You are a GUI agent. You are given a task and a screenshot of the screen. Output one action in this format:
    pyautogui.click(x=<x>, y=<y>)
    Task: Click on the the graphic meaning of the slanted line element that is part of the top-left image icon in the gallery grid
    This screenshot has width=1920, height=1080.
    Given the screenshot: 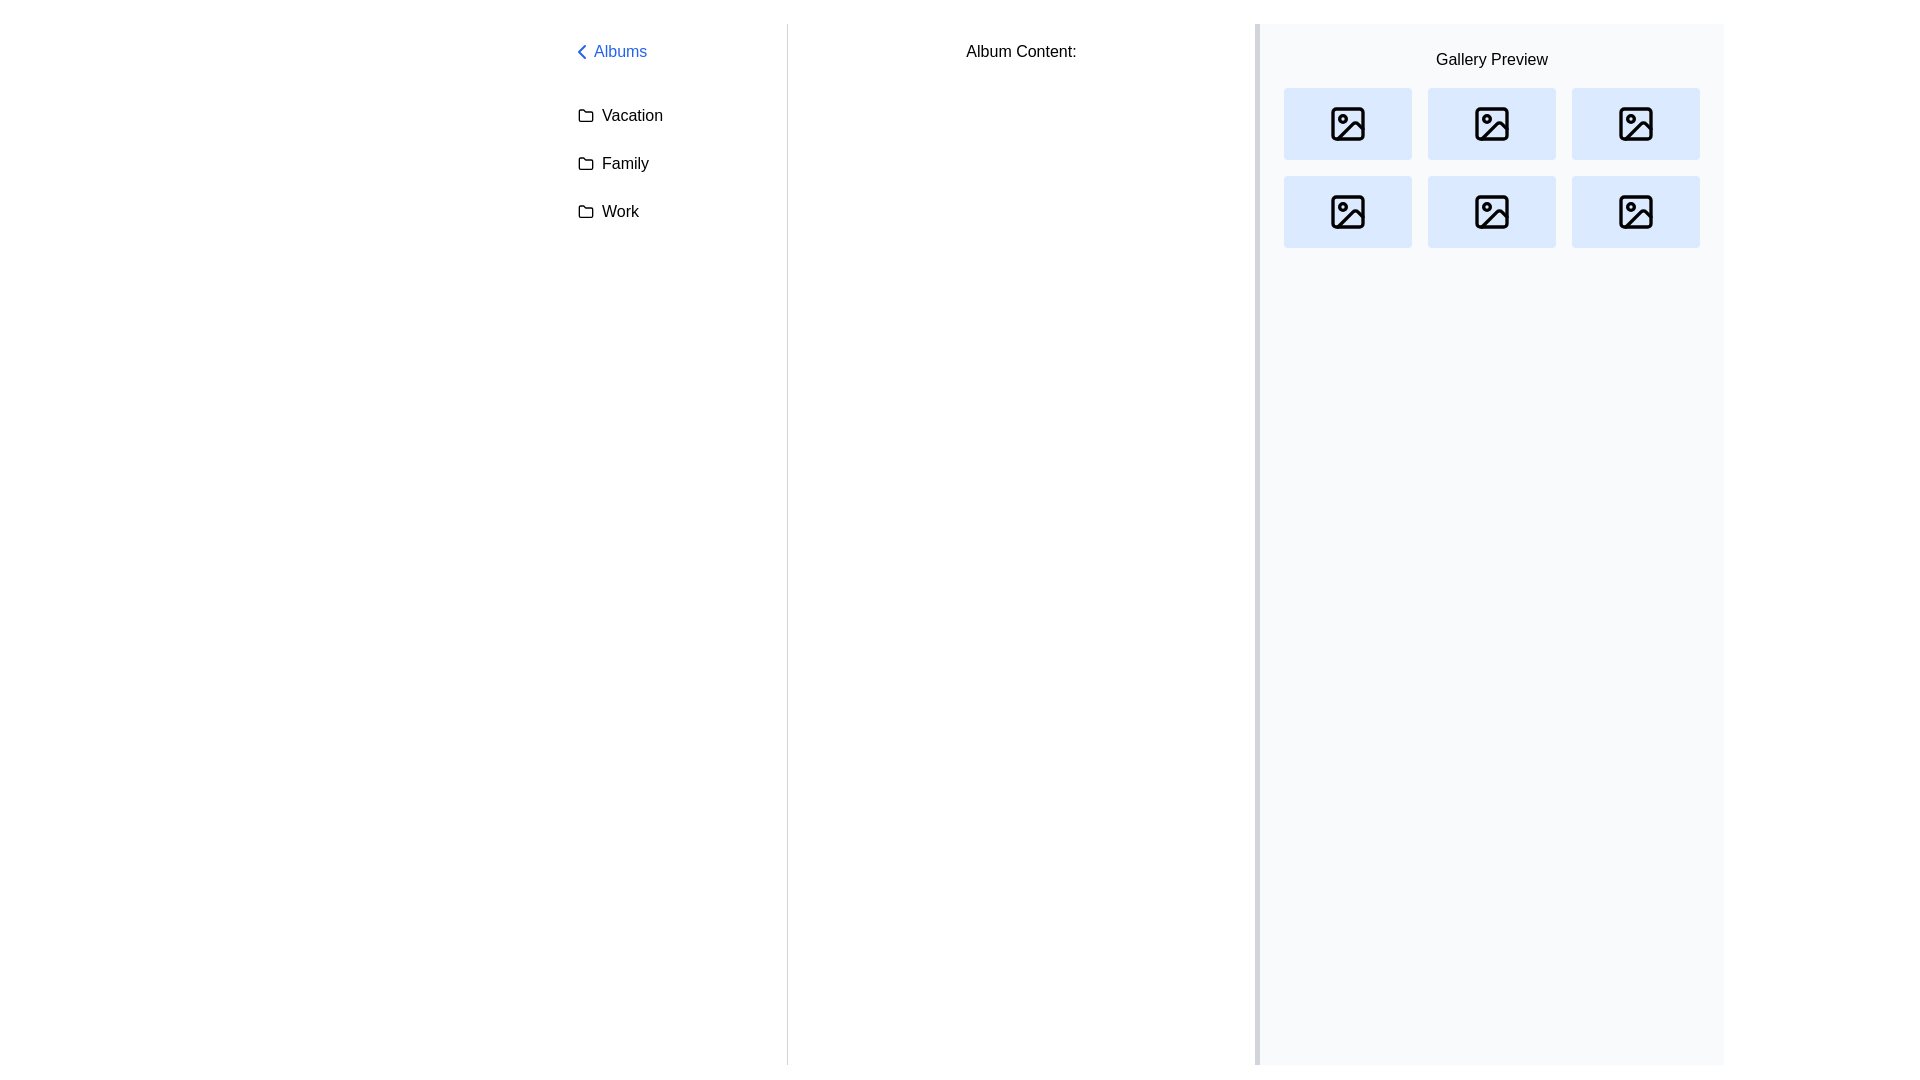 What is the action you would take?
    pyautogui.click(x=1350, y=130)
    